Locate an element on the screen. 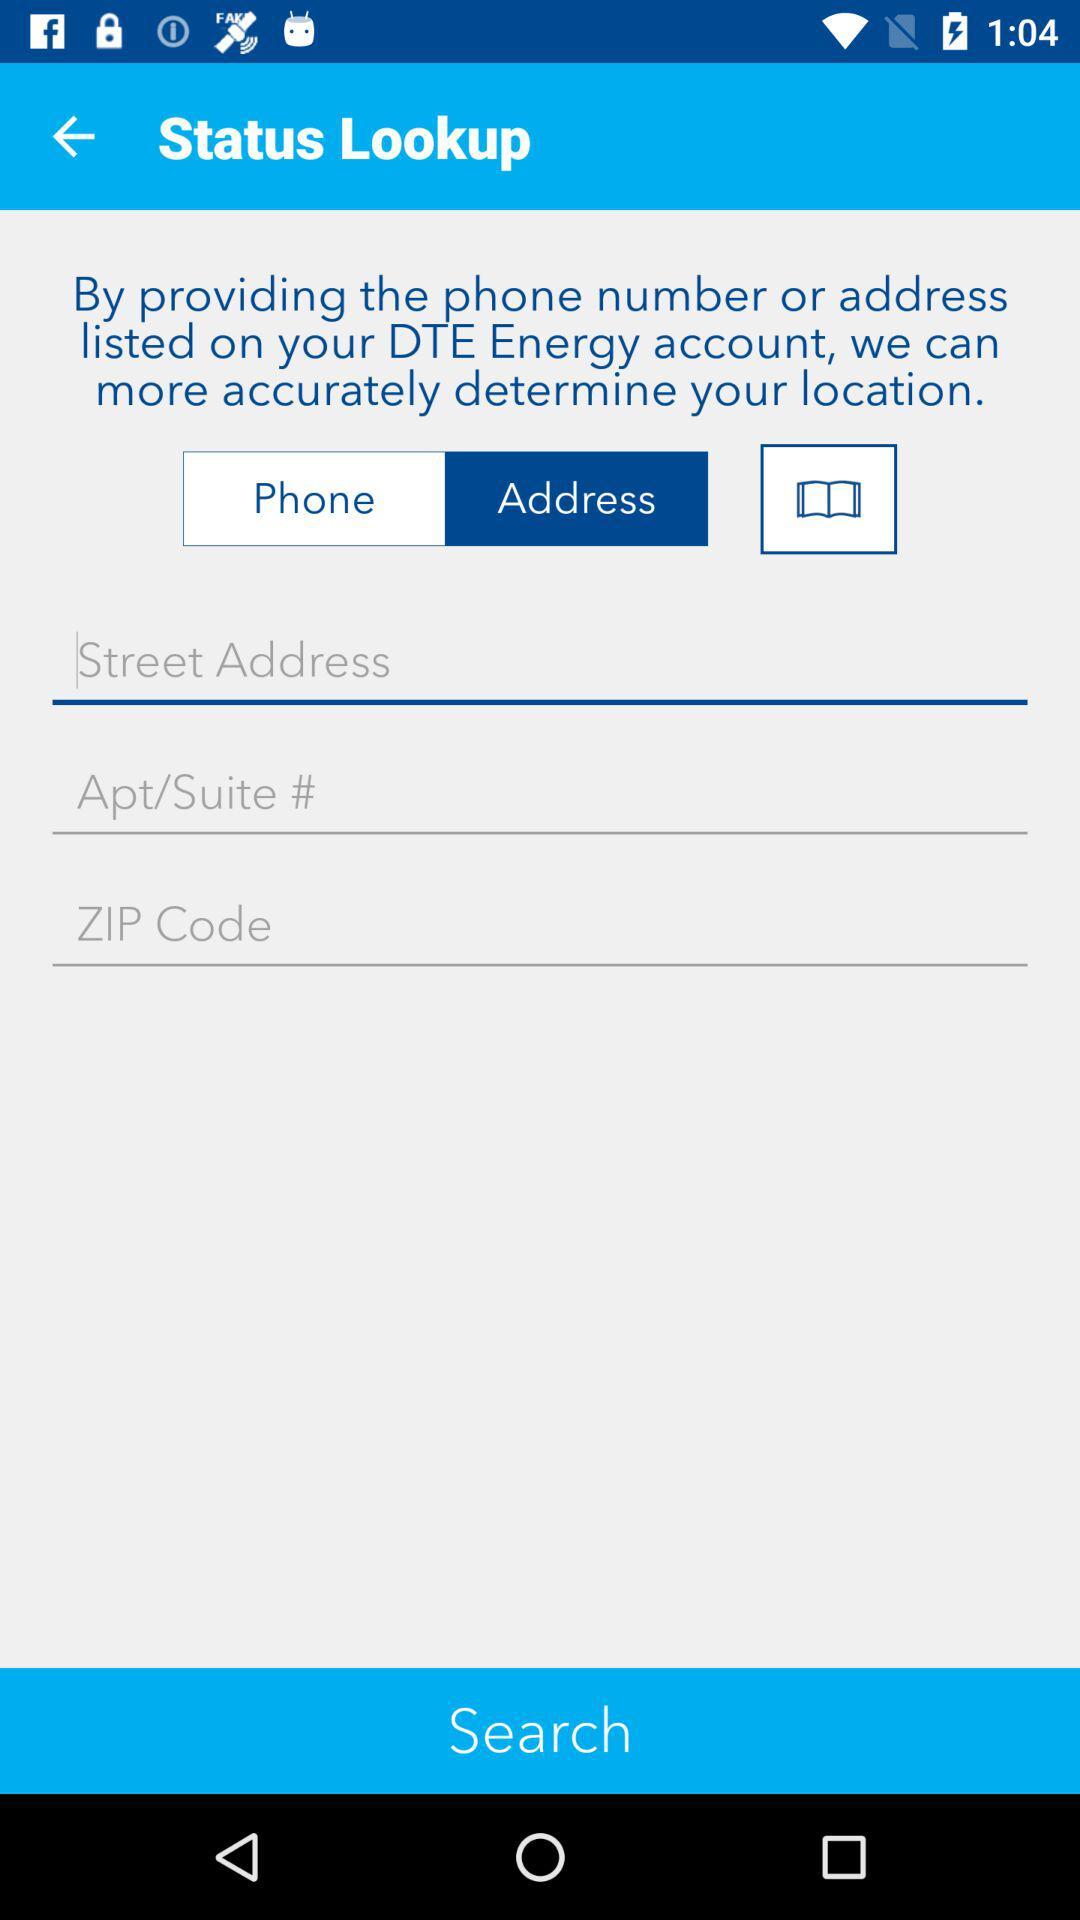 Image resolution: width=1080 pixels, height=1920 pixels. the icon above the by providing the is located at coordinates (72, 135).